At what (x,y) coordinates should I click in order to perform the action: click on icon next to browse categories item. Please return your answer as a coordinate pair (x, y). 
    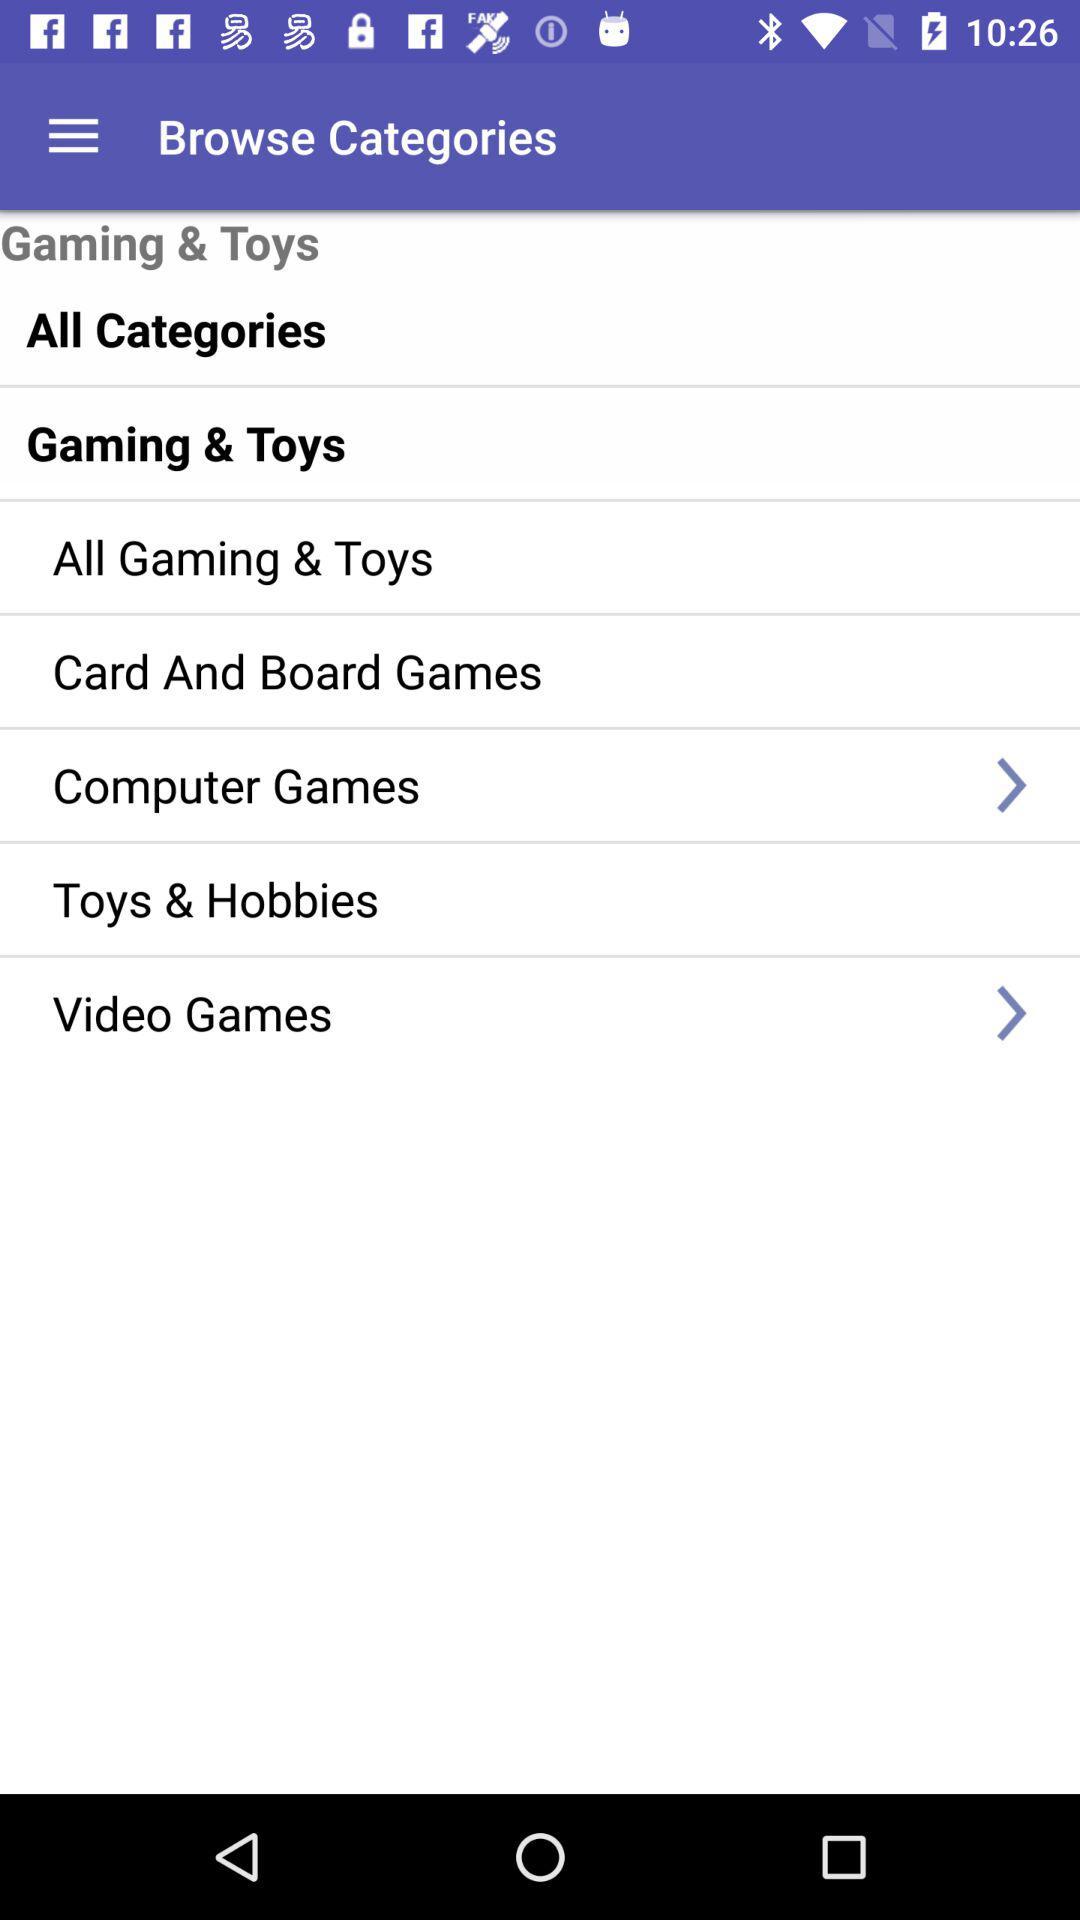
    Looking at the image, I should click on (72, 135).